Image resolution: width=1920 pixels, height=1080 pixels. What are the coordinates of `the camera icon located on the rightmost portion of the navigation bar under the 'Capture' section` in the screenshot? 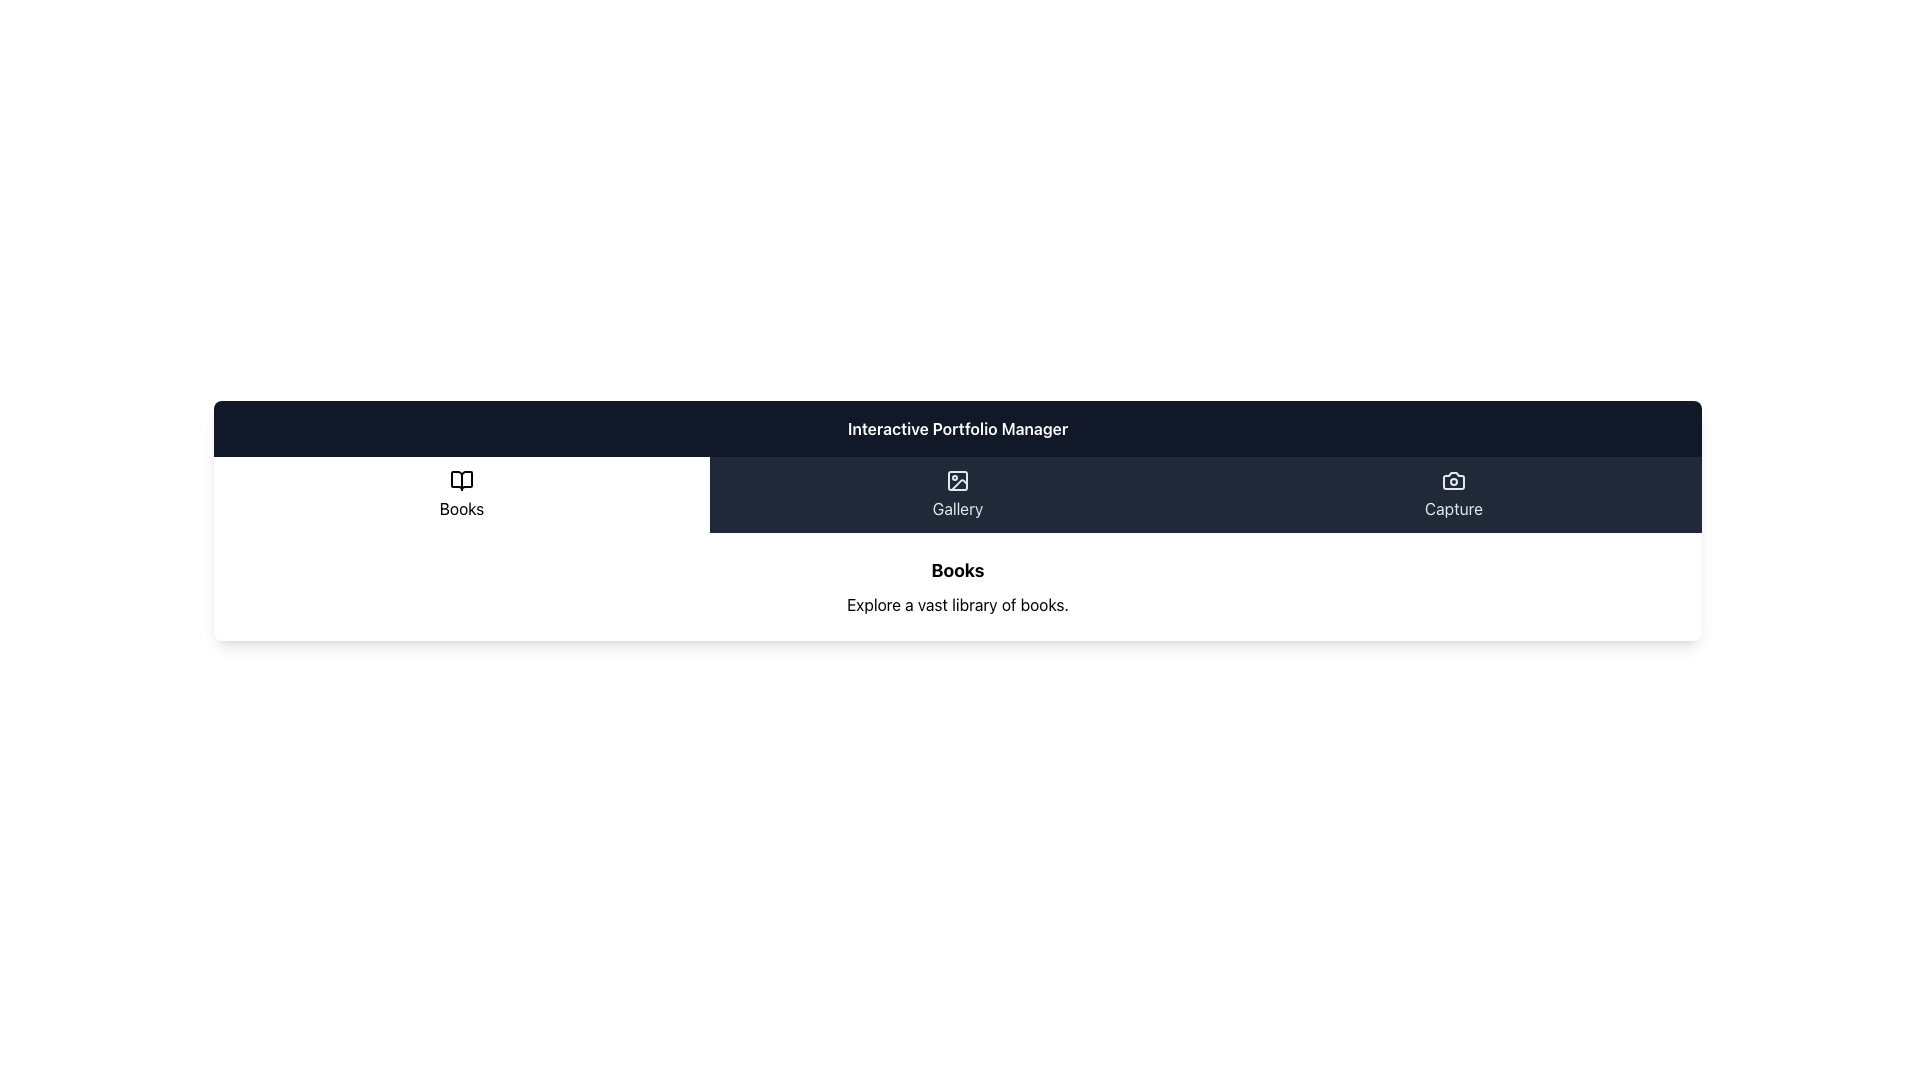 It's located at (1454, 481).